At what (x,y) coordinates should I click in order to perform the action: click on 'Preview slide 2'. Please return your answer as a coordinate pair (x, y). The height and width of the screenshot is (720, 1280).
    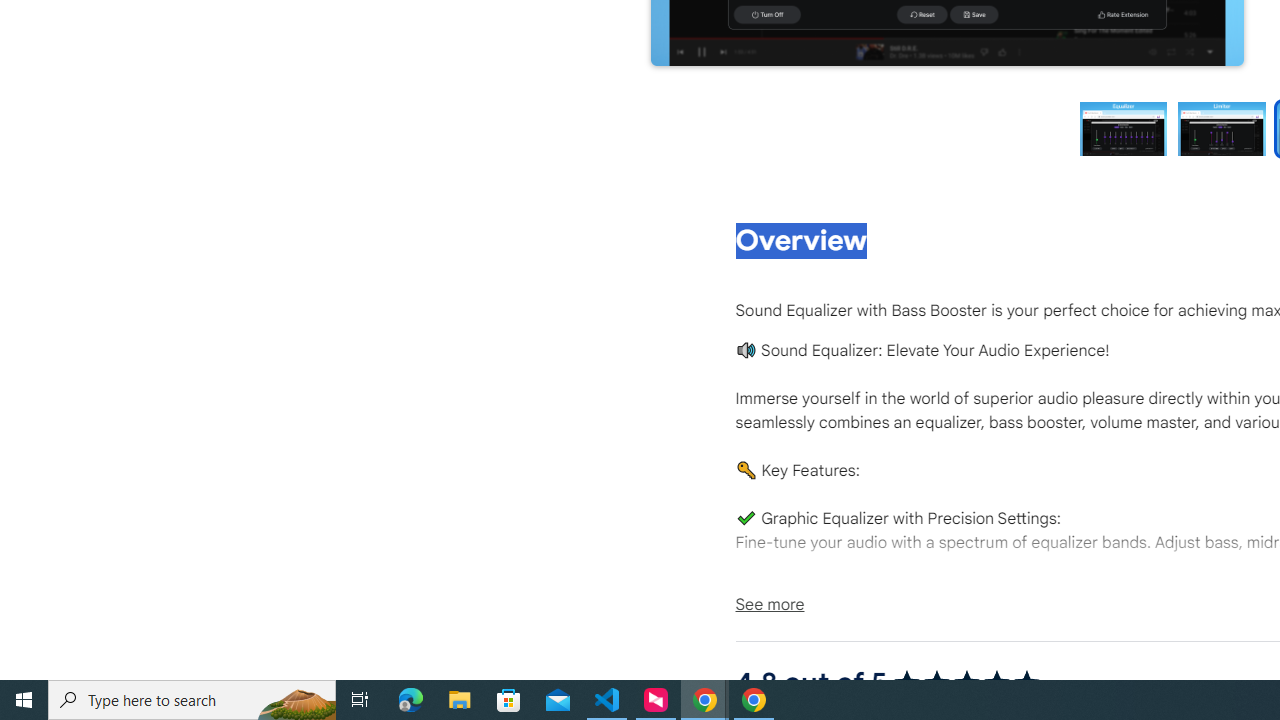
    Looking at the image, I should click on (1220, 128).